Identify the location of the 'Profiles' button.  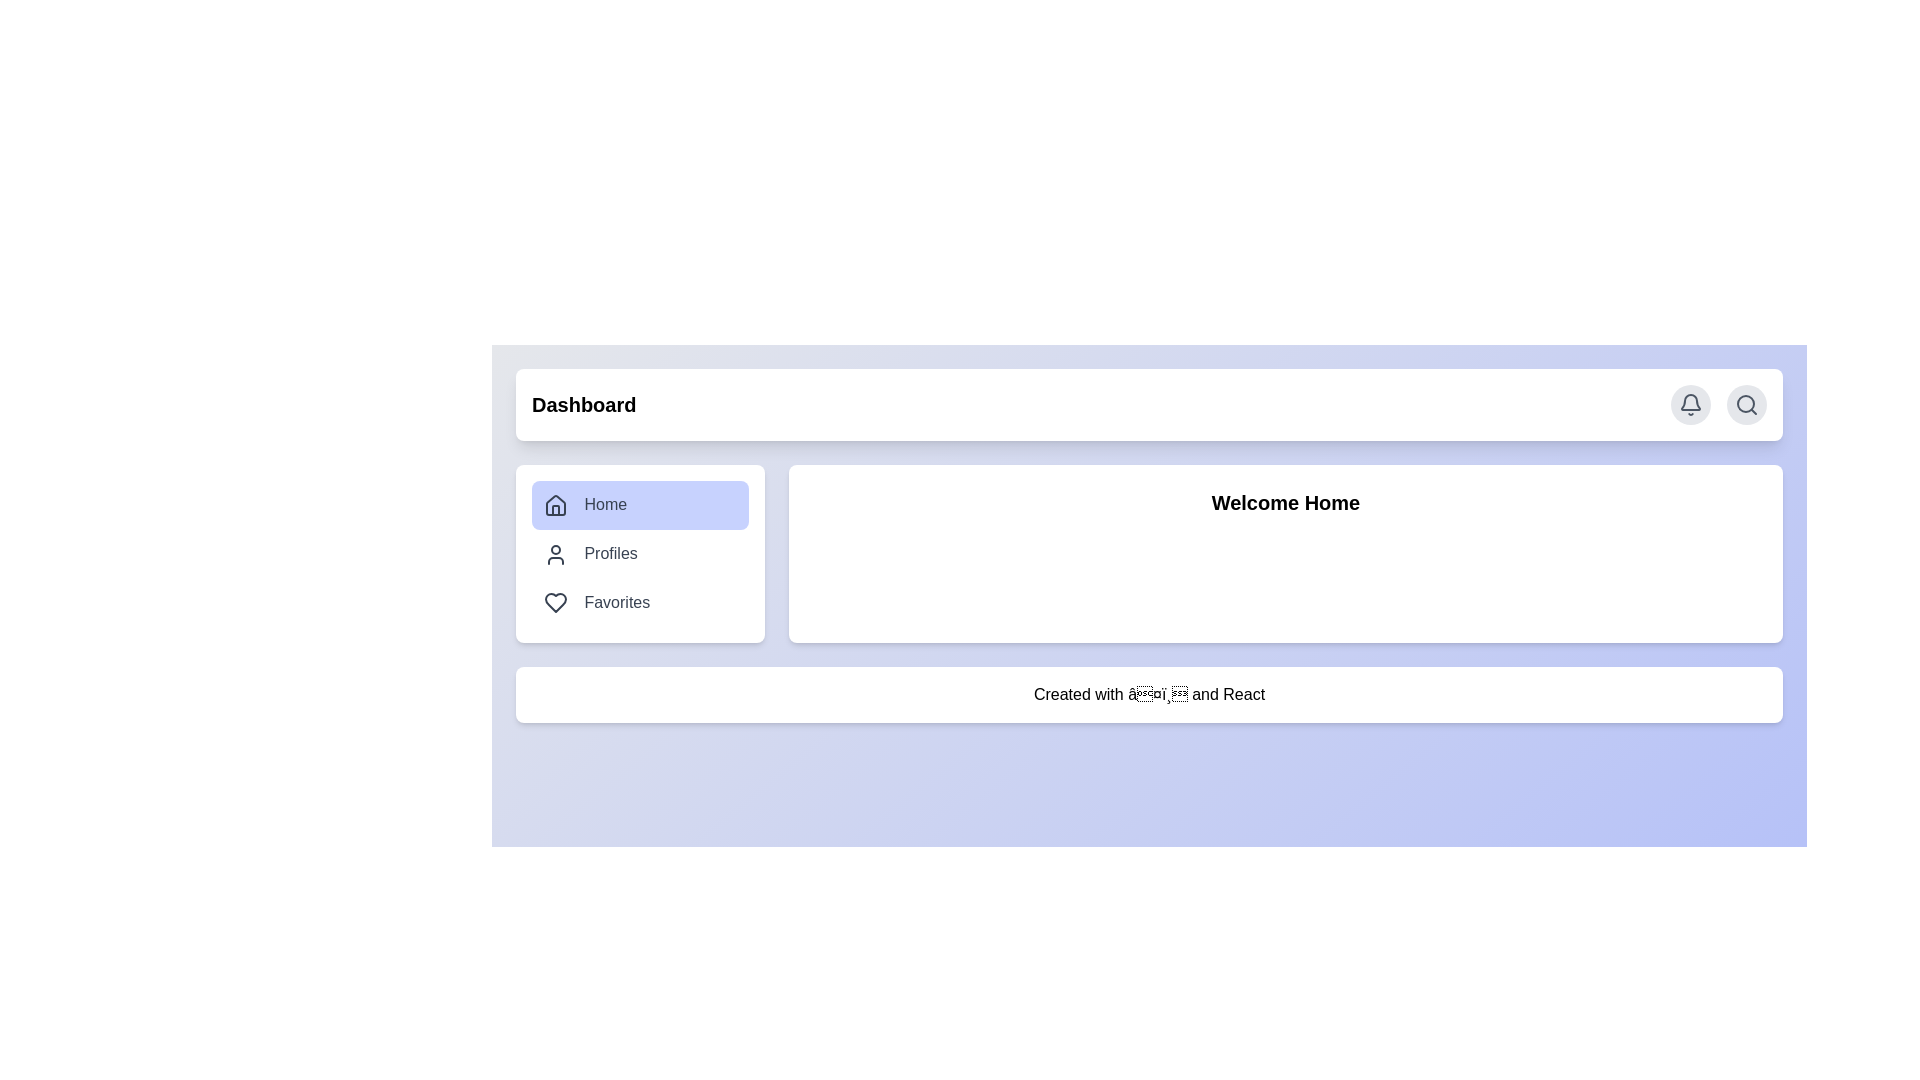
(640, 554).